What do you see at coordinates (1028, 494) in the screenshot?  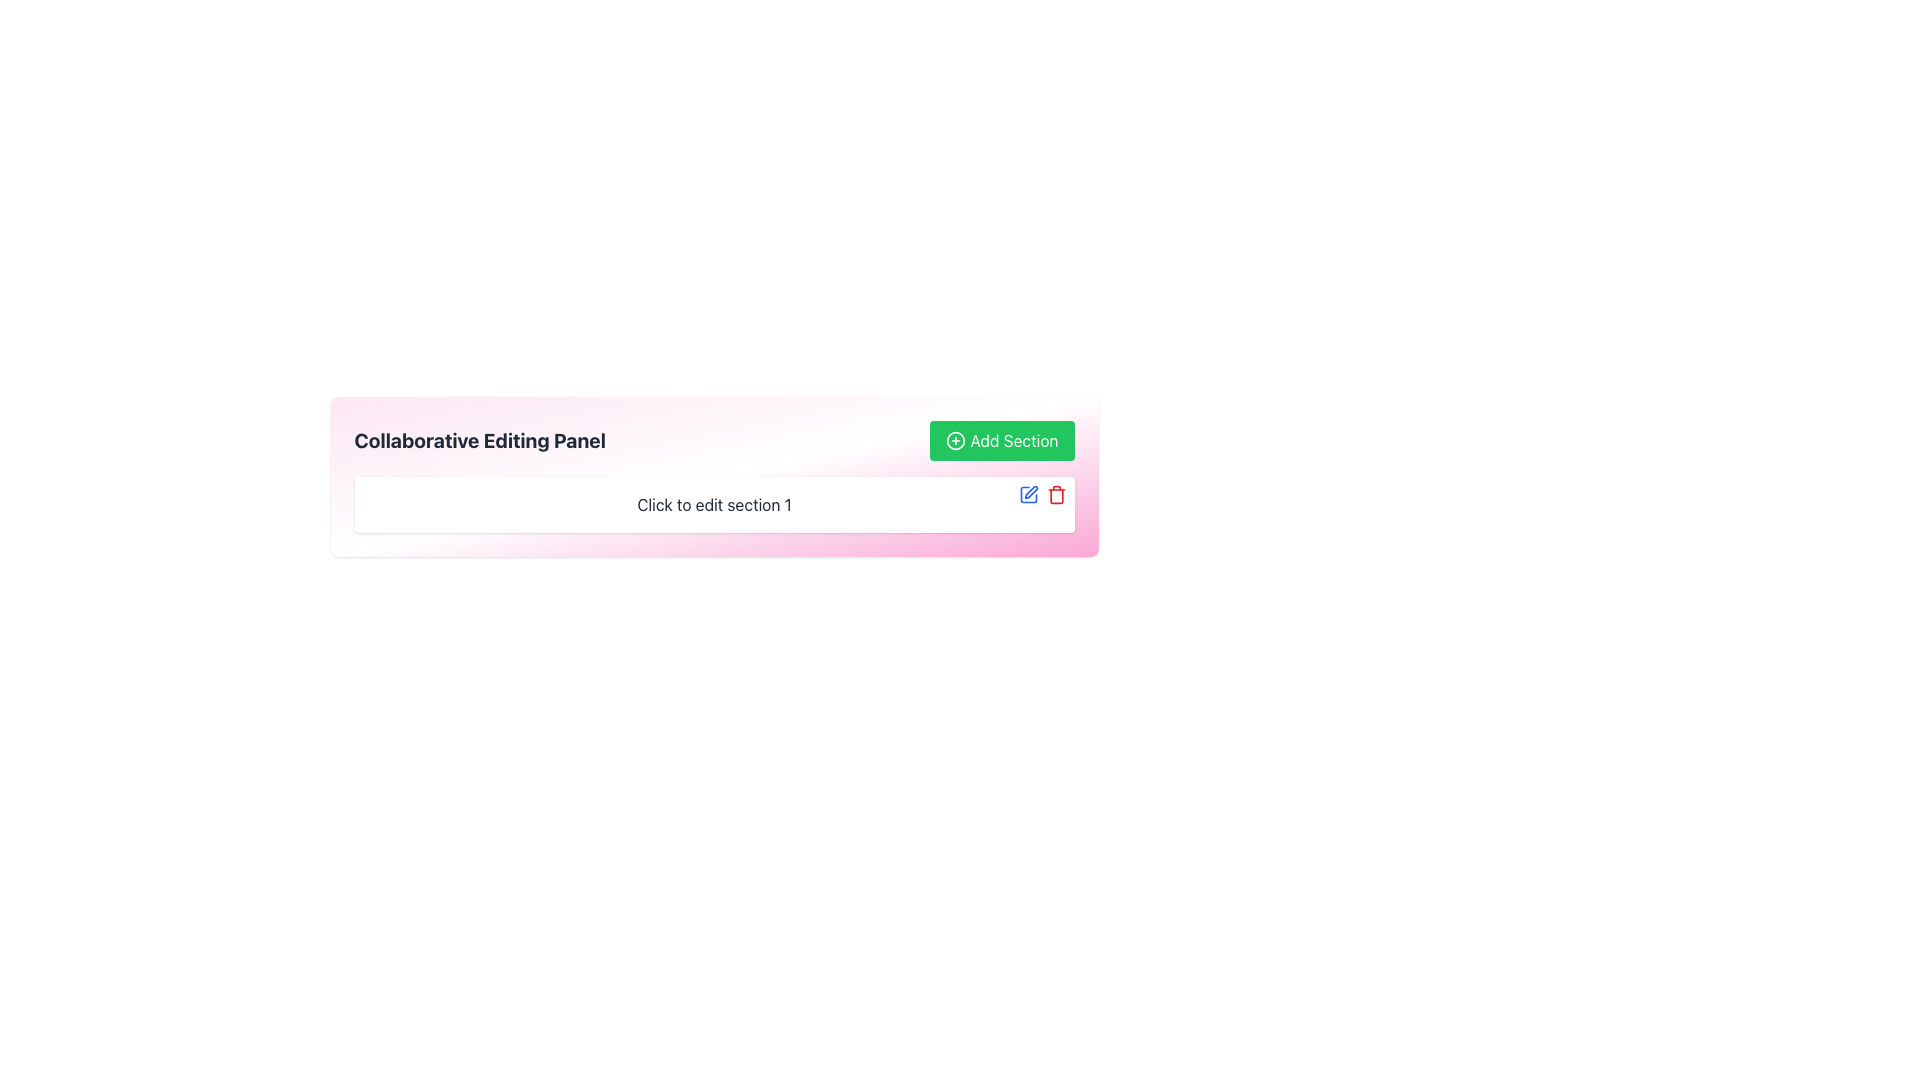 I see `the edit icon button located to the right of the input field` at bounding box center [1028, 494].